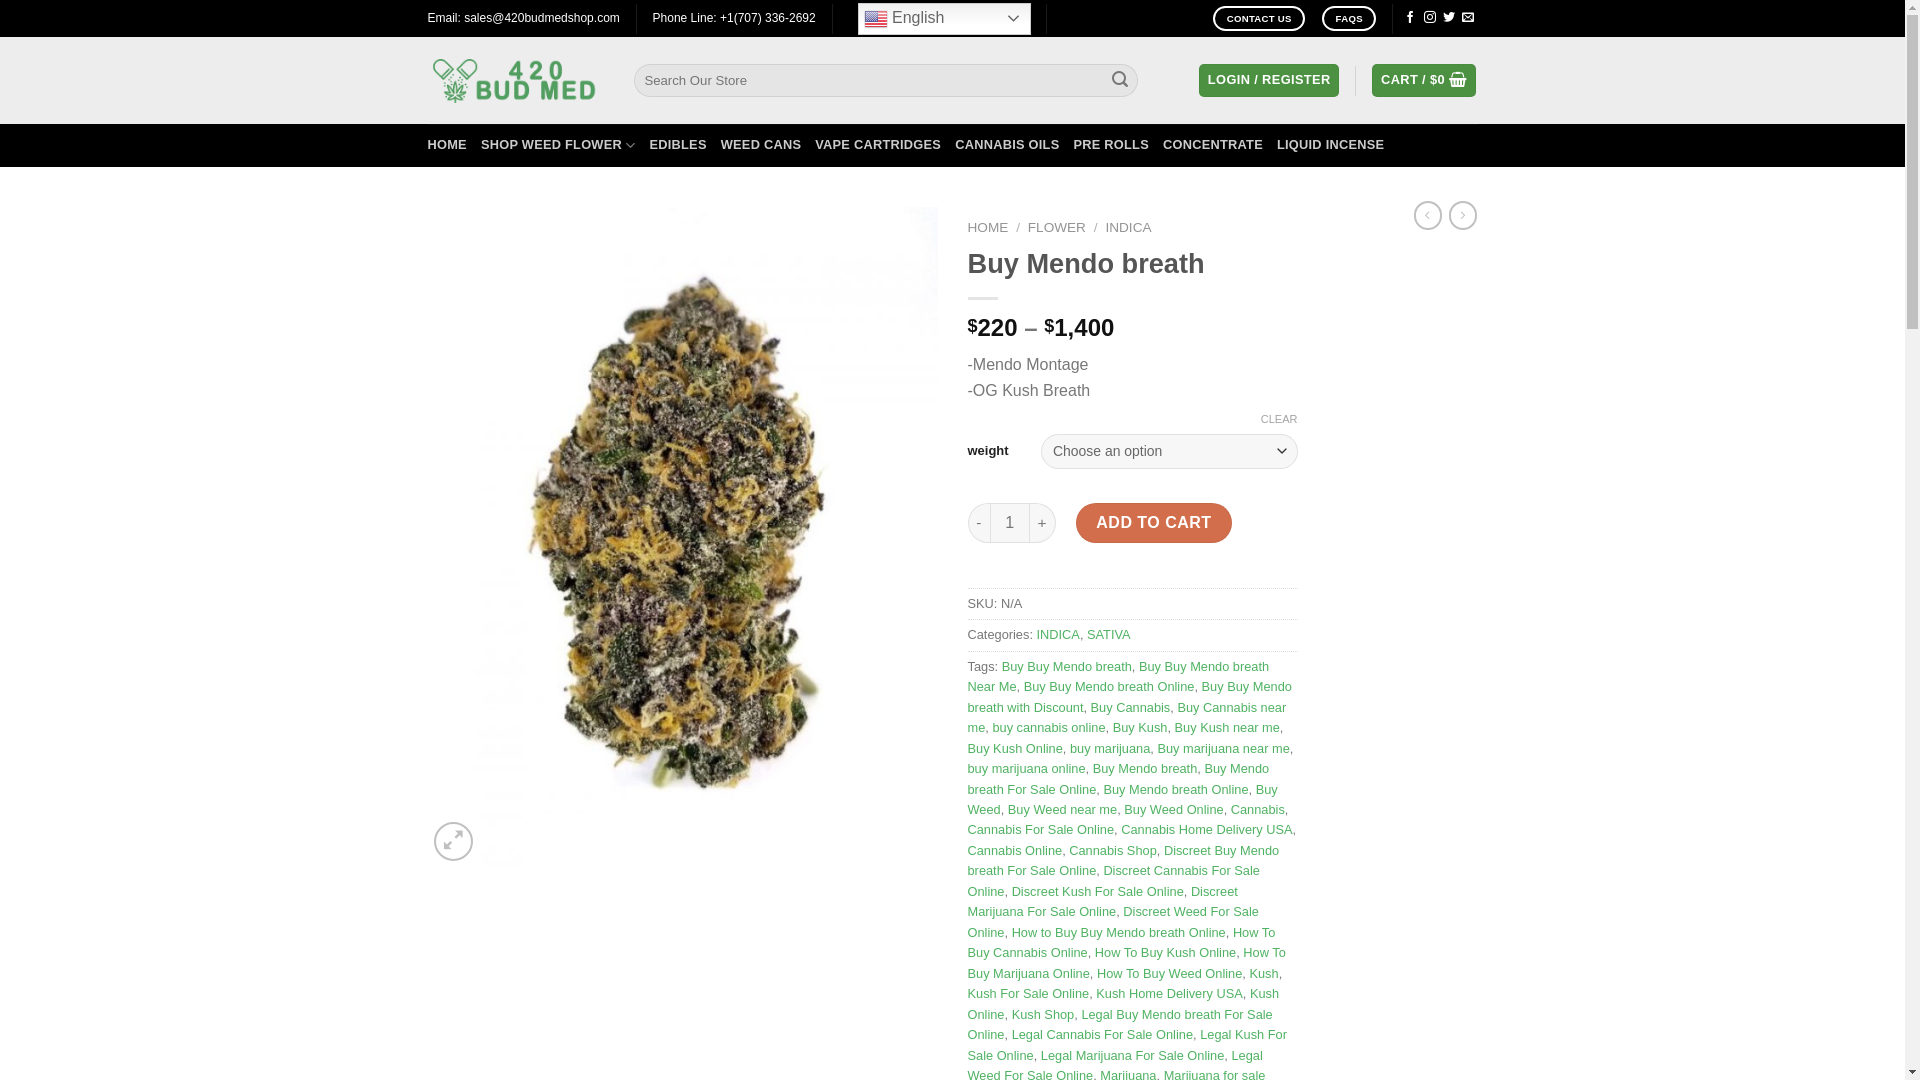  What do you see at coordinates (1012, 1014) in the screenshot?
I see `'Kush Shop'` at bounding box center [1012, 1014].